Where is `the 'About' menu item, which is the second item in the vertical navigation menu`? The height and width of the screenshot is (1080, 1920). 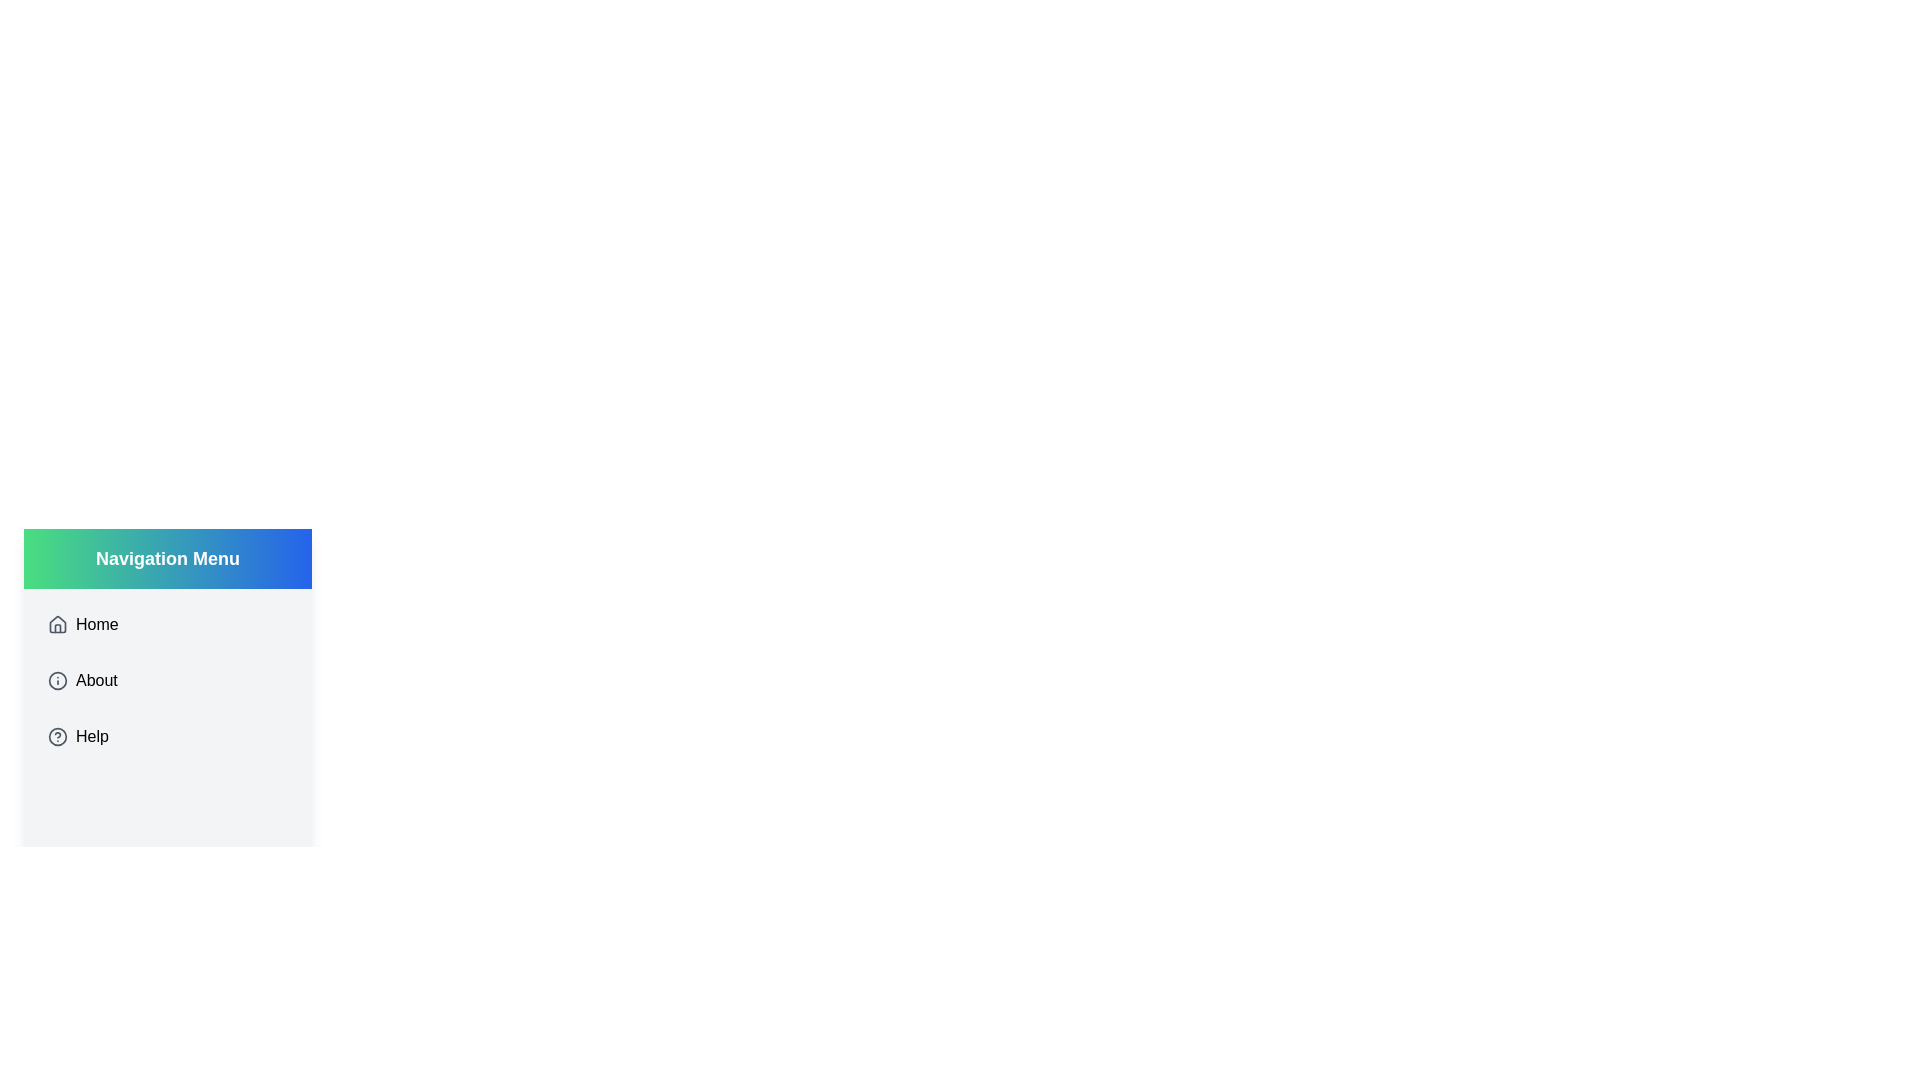
the 'About' menu item, which is the second item in the vertical navigation menu is located at coordinates (168, 680).